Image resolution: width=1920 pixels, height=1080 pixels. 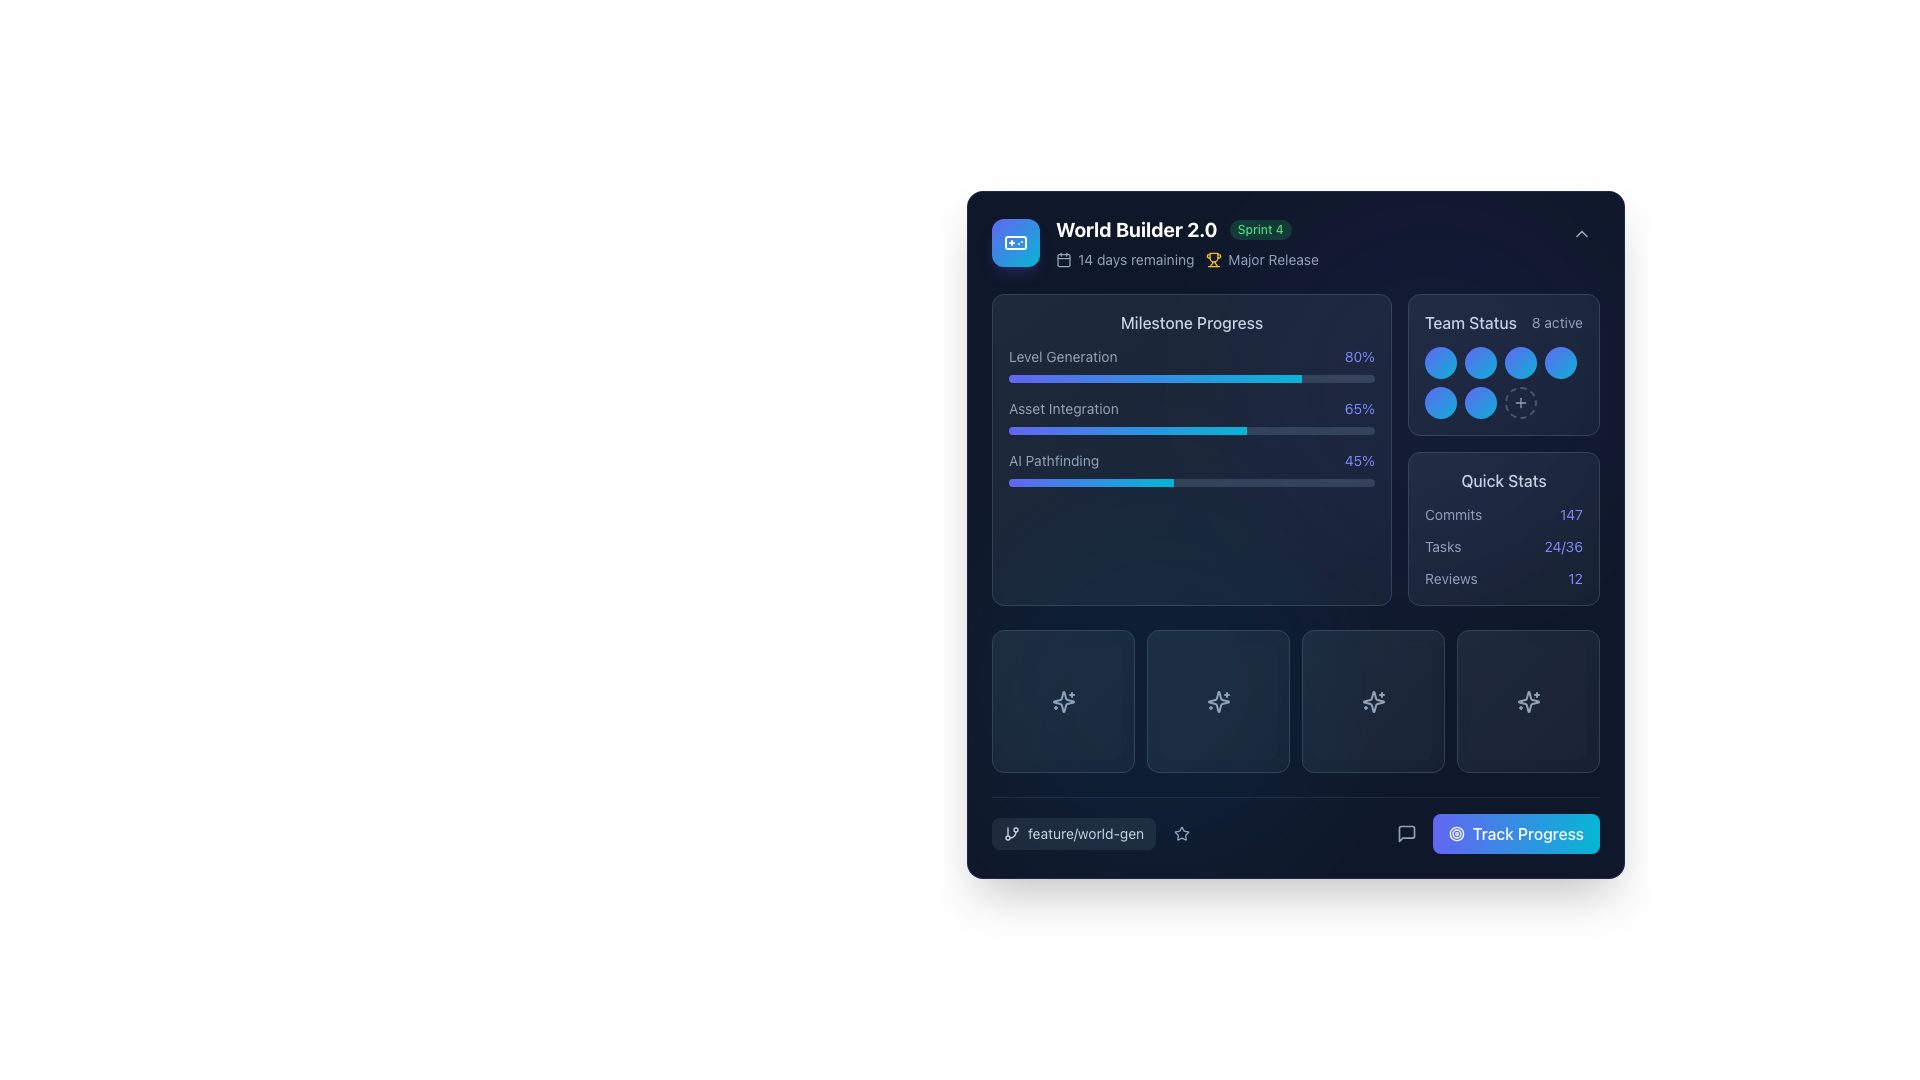 What do you see at coordinates (1527, 700) in the screenshot?
I see `the Icon button located at the bottom-right of a row of four similar elements in a grid-like arrangement within a panel` at bounding box center [1527, 700].